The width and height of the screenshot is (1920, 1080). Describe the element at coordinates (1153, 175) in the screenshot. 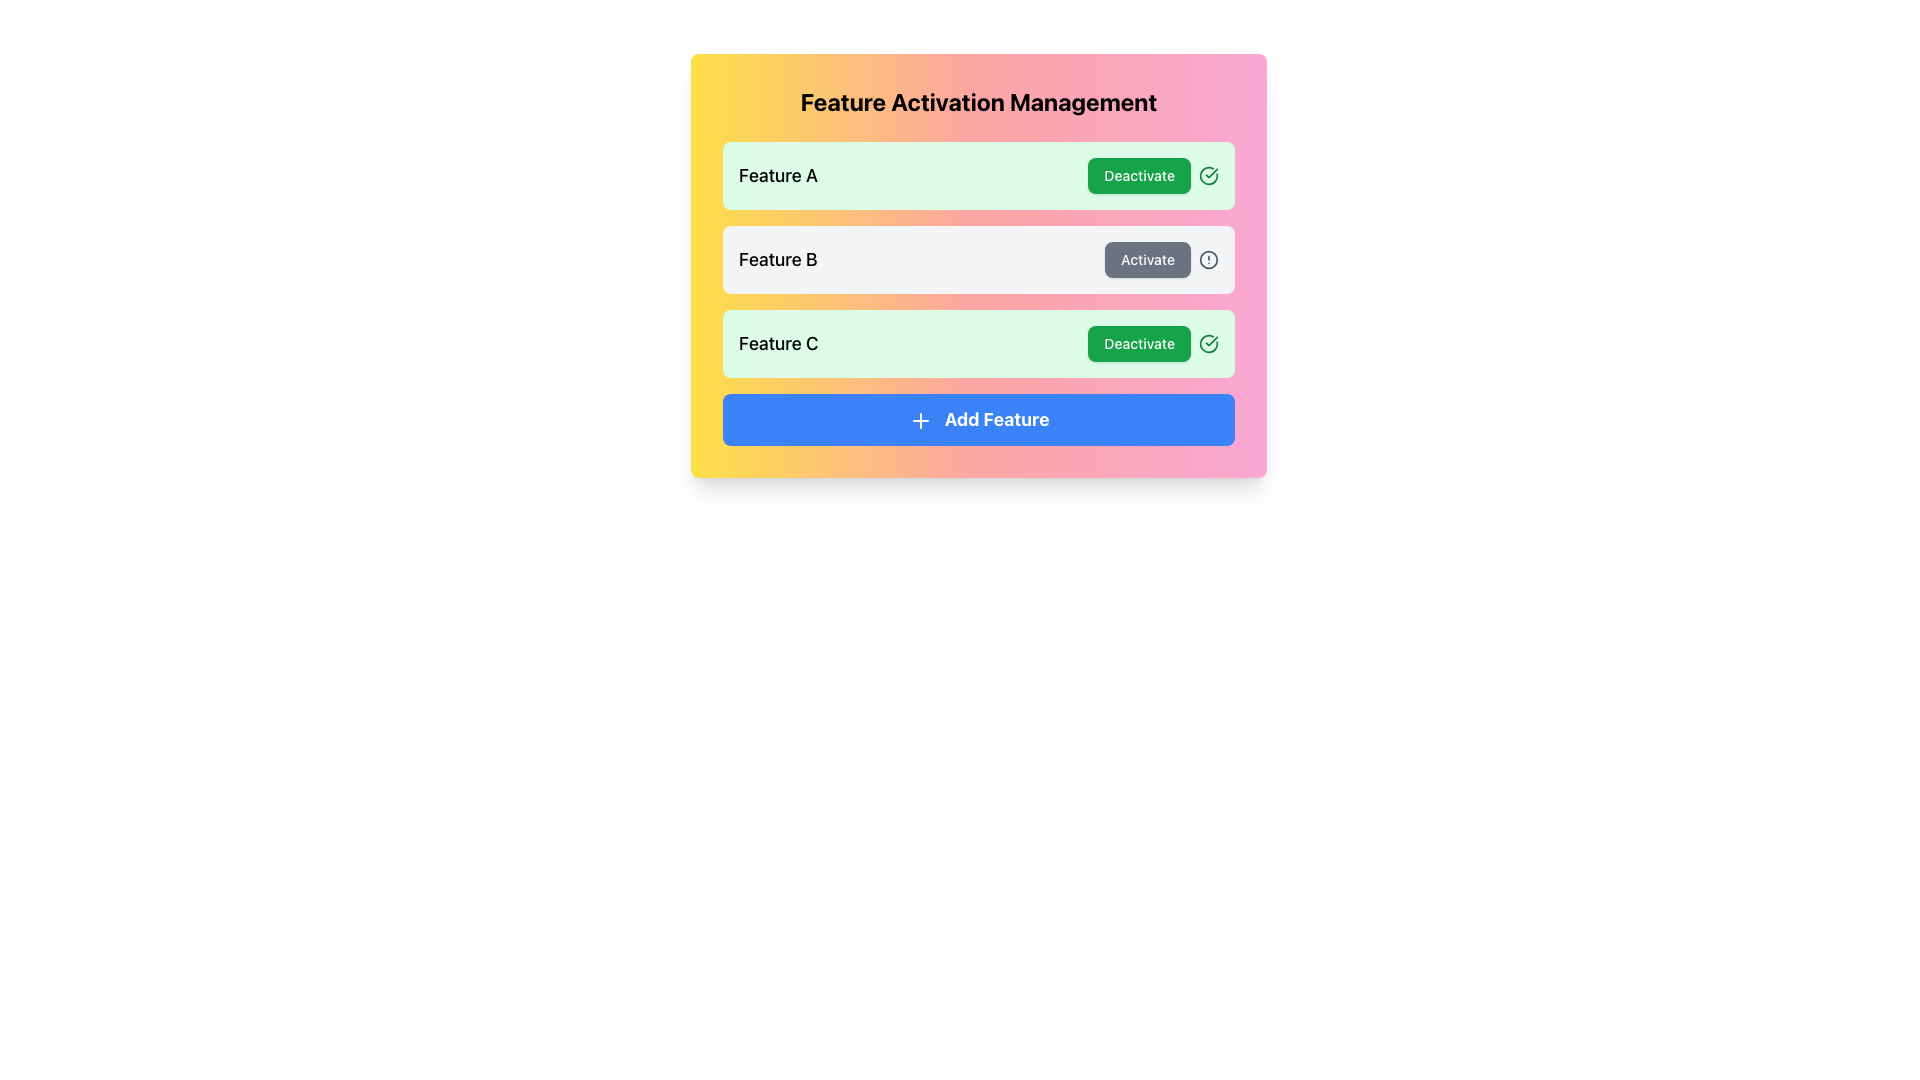

I see `button for Feature A located in the right section of the panel, which has an adjacent circular icon with a green checkmark, to check for tooltip or details` at that location.